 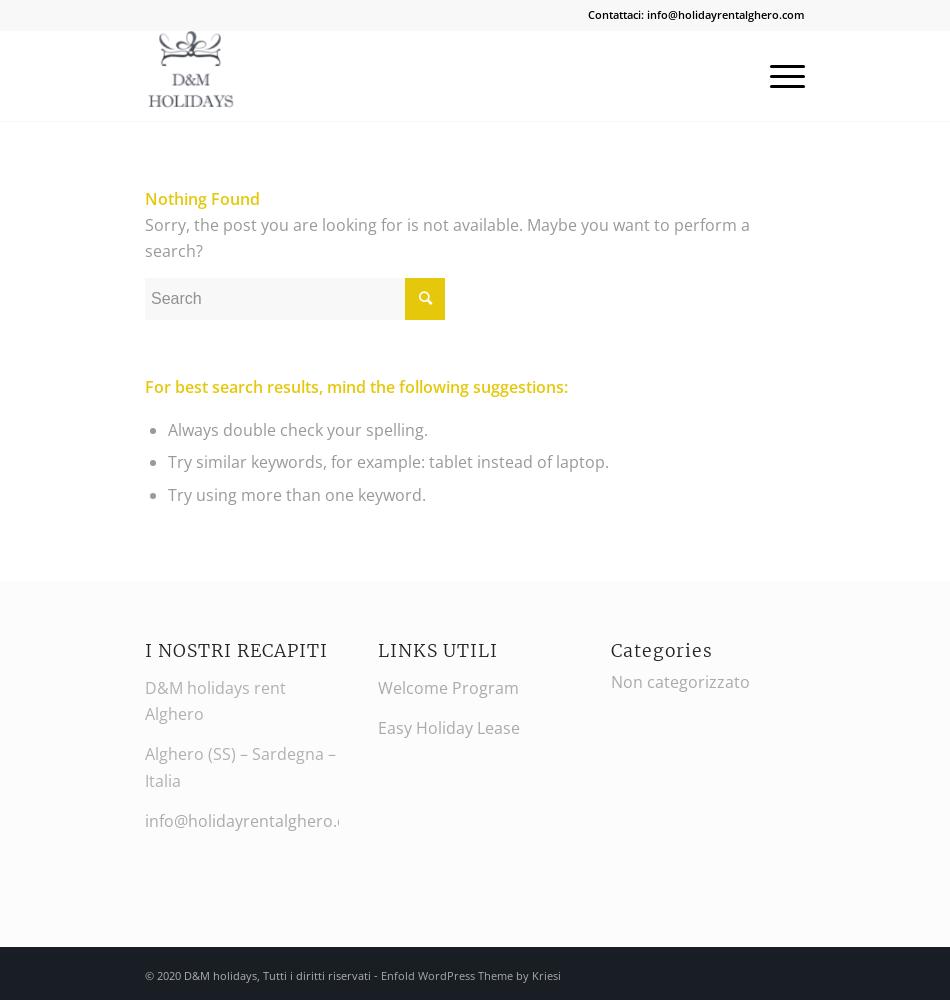 I want to click on 'Always double check your spelling.', so click(x=297, y=429).